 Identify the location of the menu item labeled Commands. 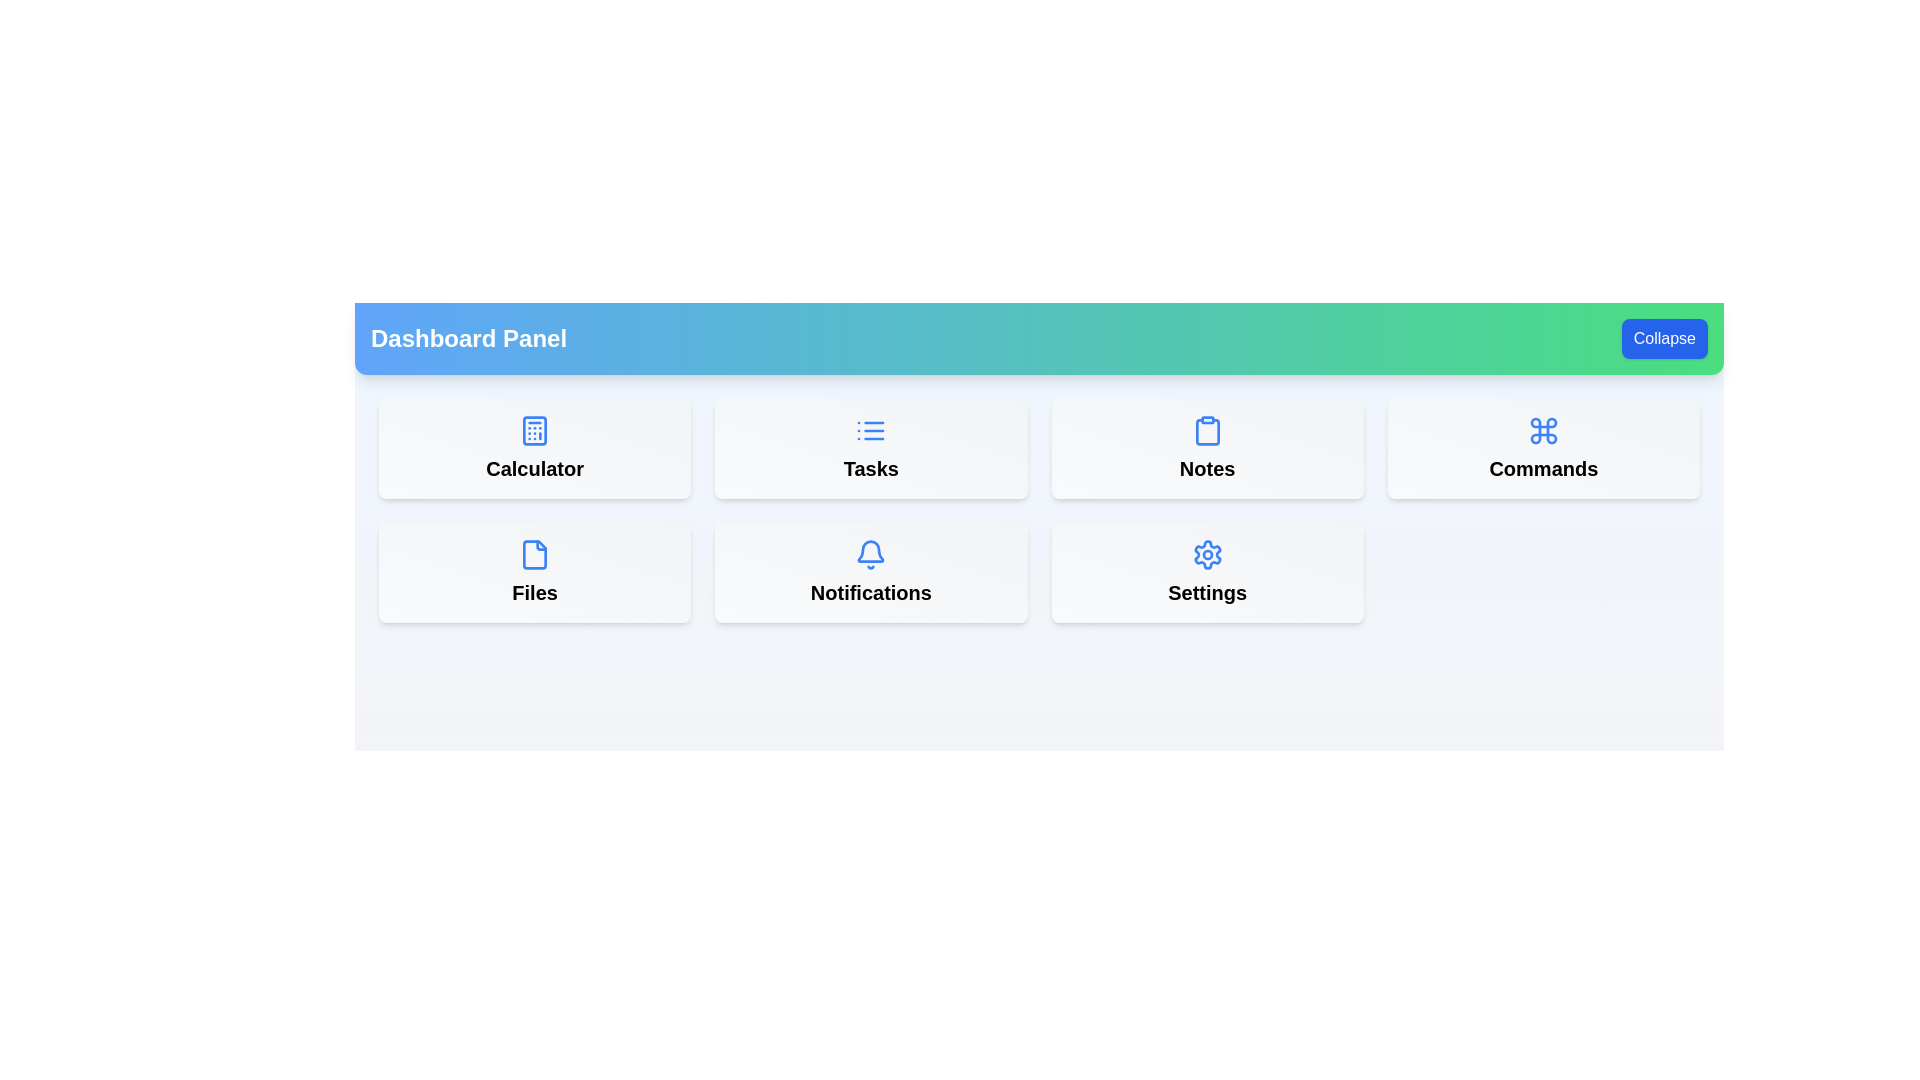
(1542, 447).